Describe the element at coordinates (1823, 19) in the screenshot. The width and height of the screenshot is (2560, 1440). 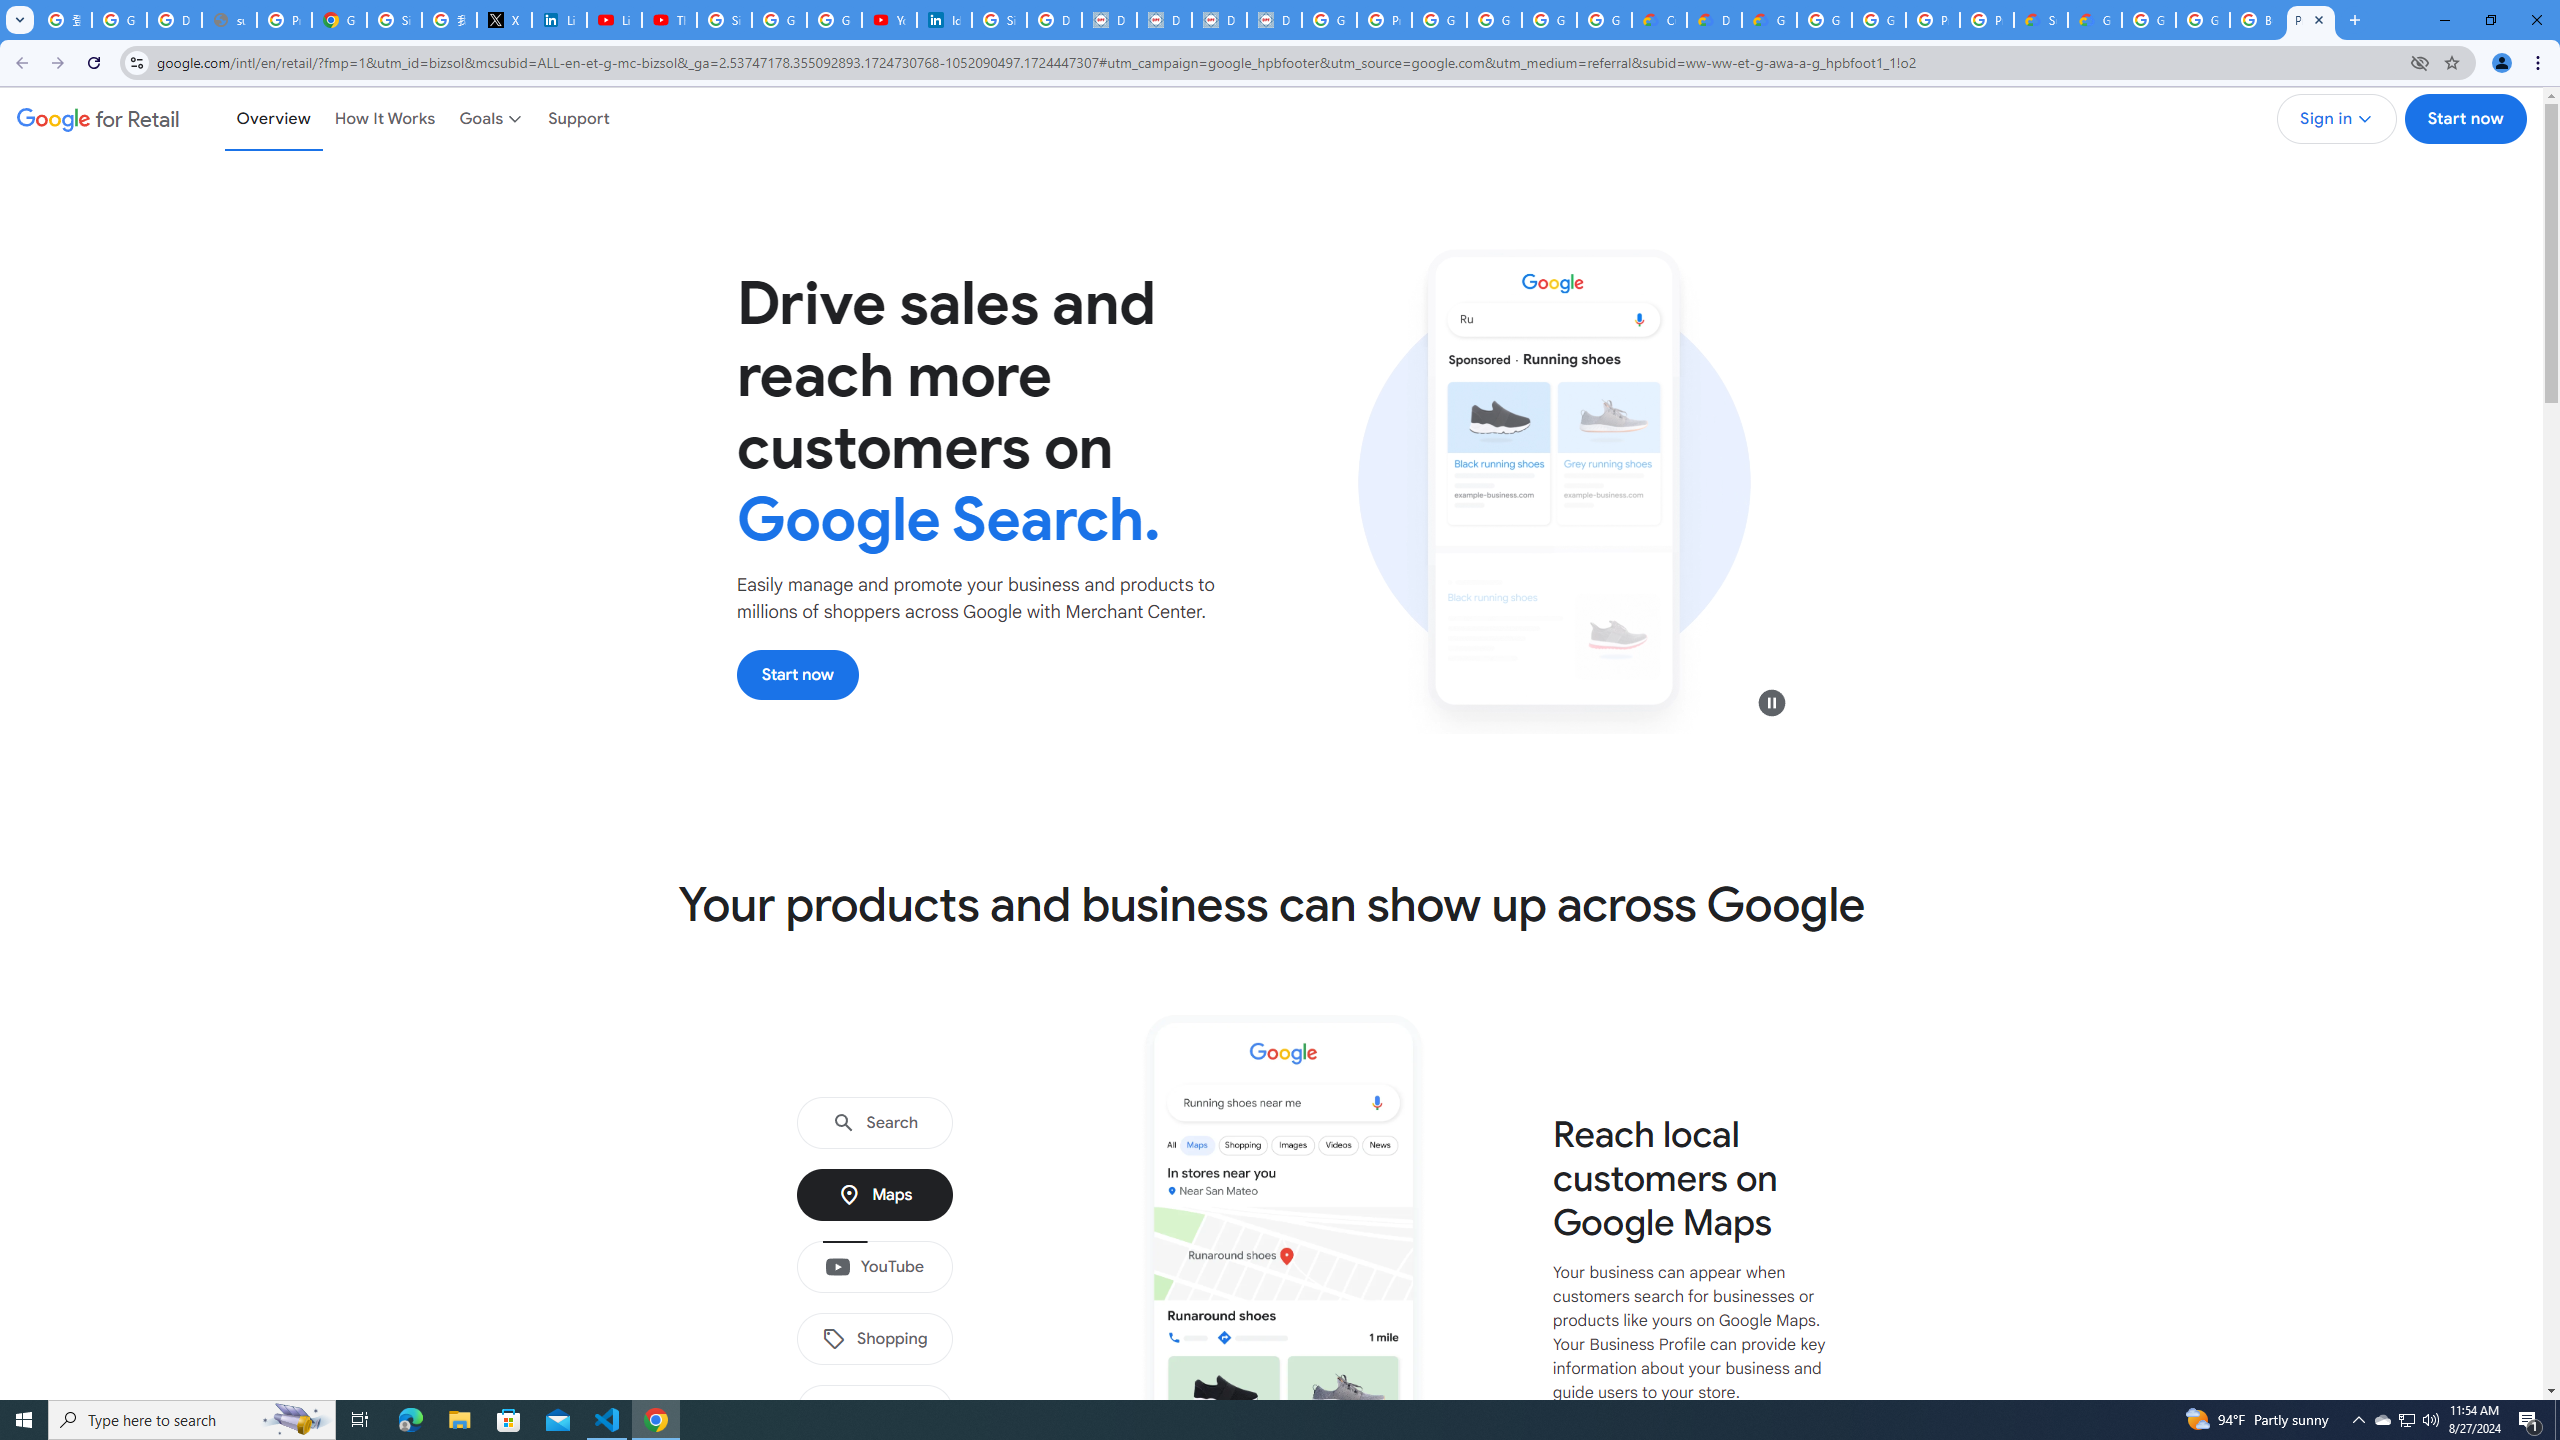
I see `'Google Cloud Platform'` at that location.